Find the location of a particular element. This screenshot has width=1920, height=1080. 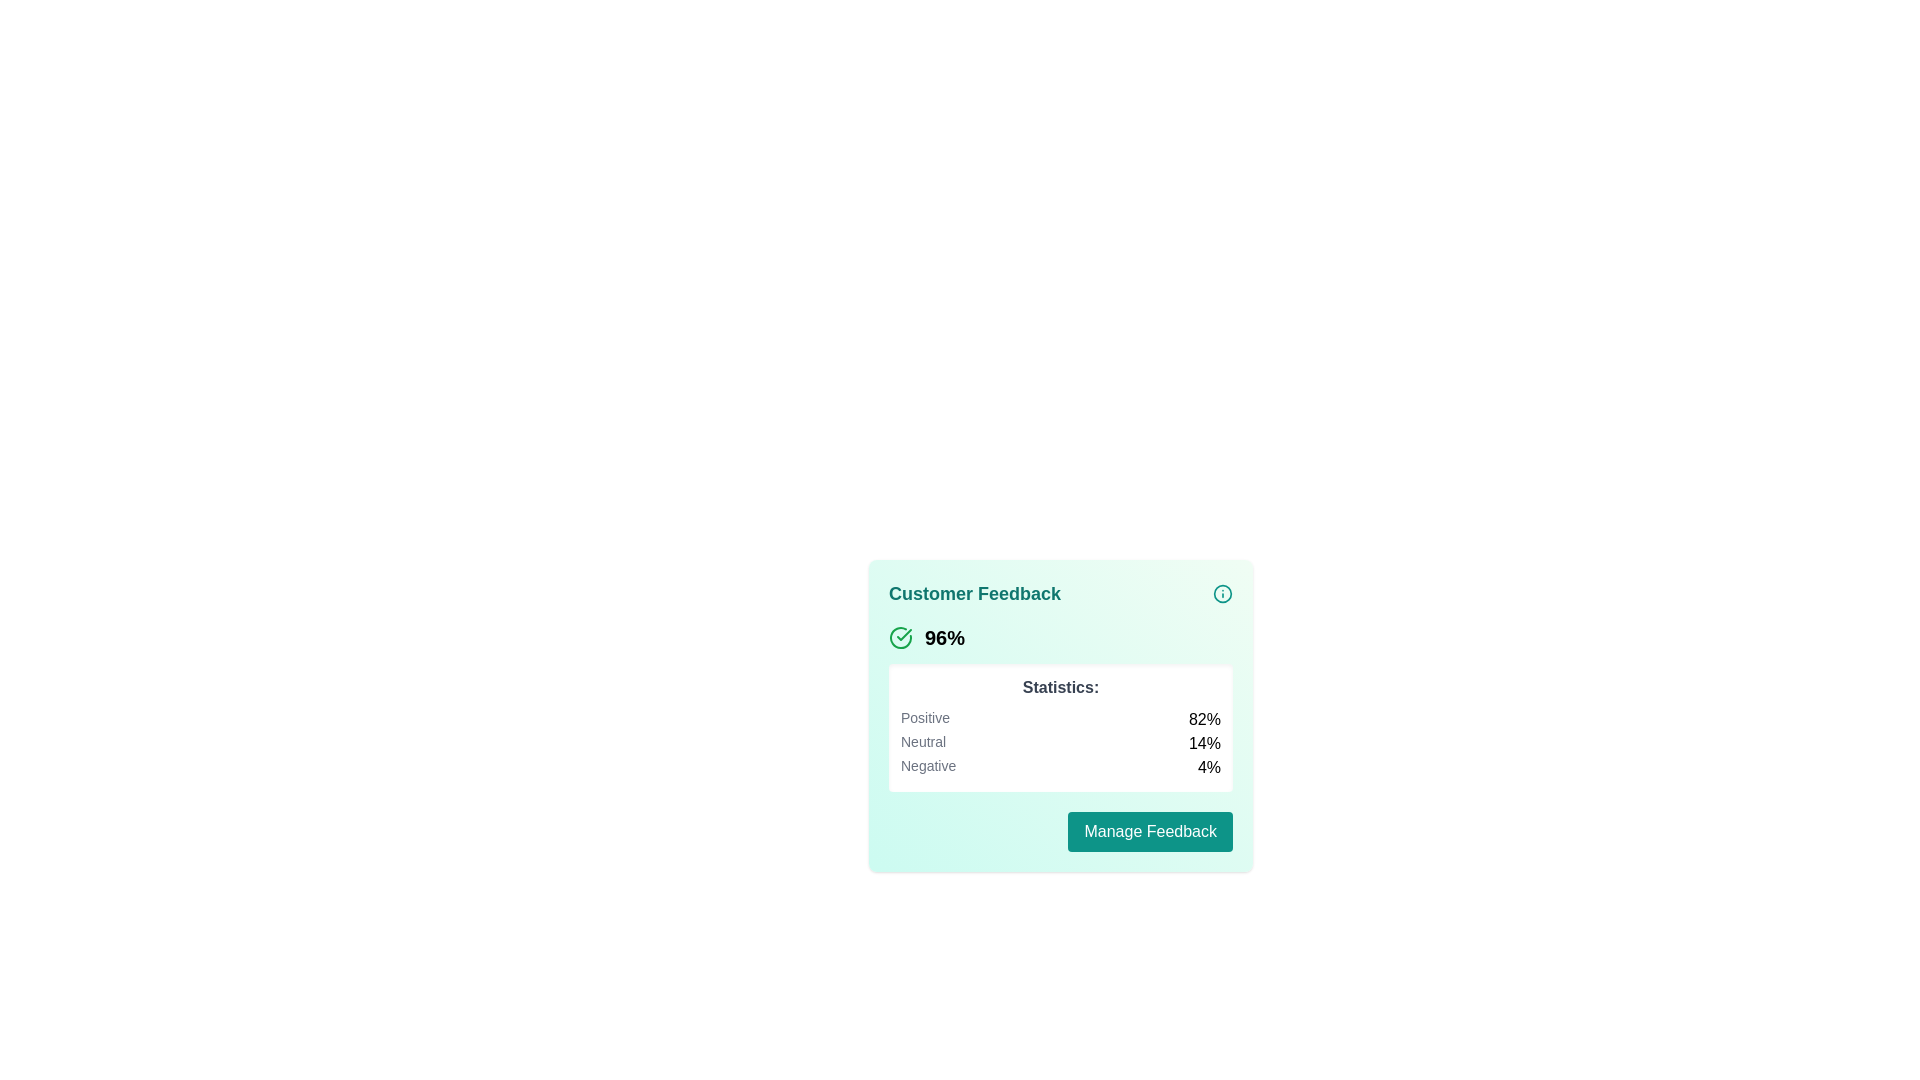

the circular checkmark icon that indicates success, positioned to the left of the bold '96%' text in the card interface is located at coordinates (900, 637).